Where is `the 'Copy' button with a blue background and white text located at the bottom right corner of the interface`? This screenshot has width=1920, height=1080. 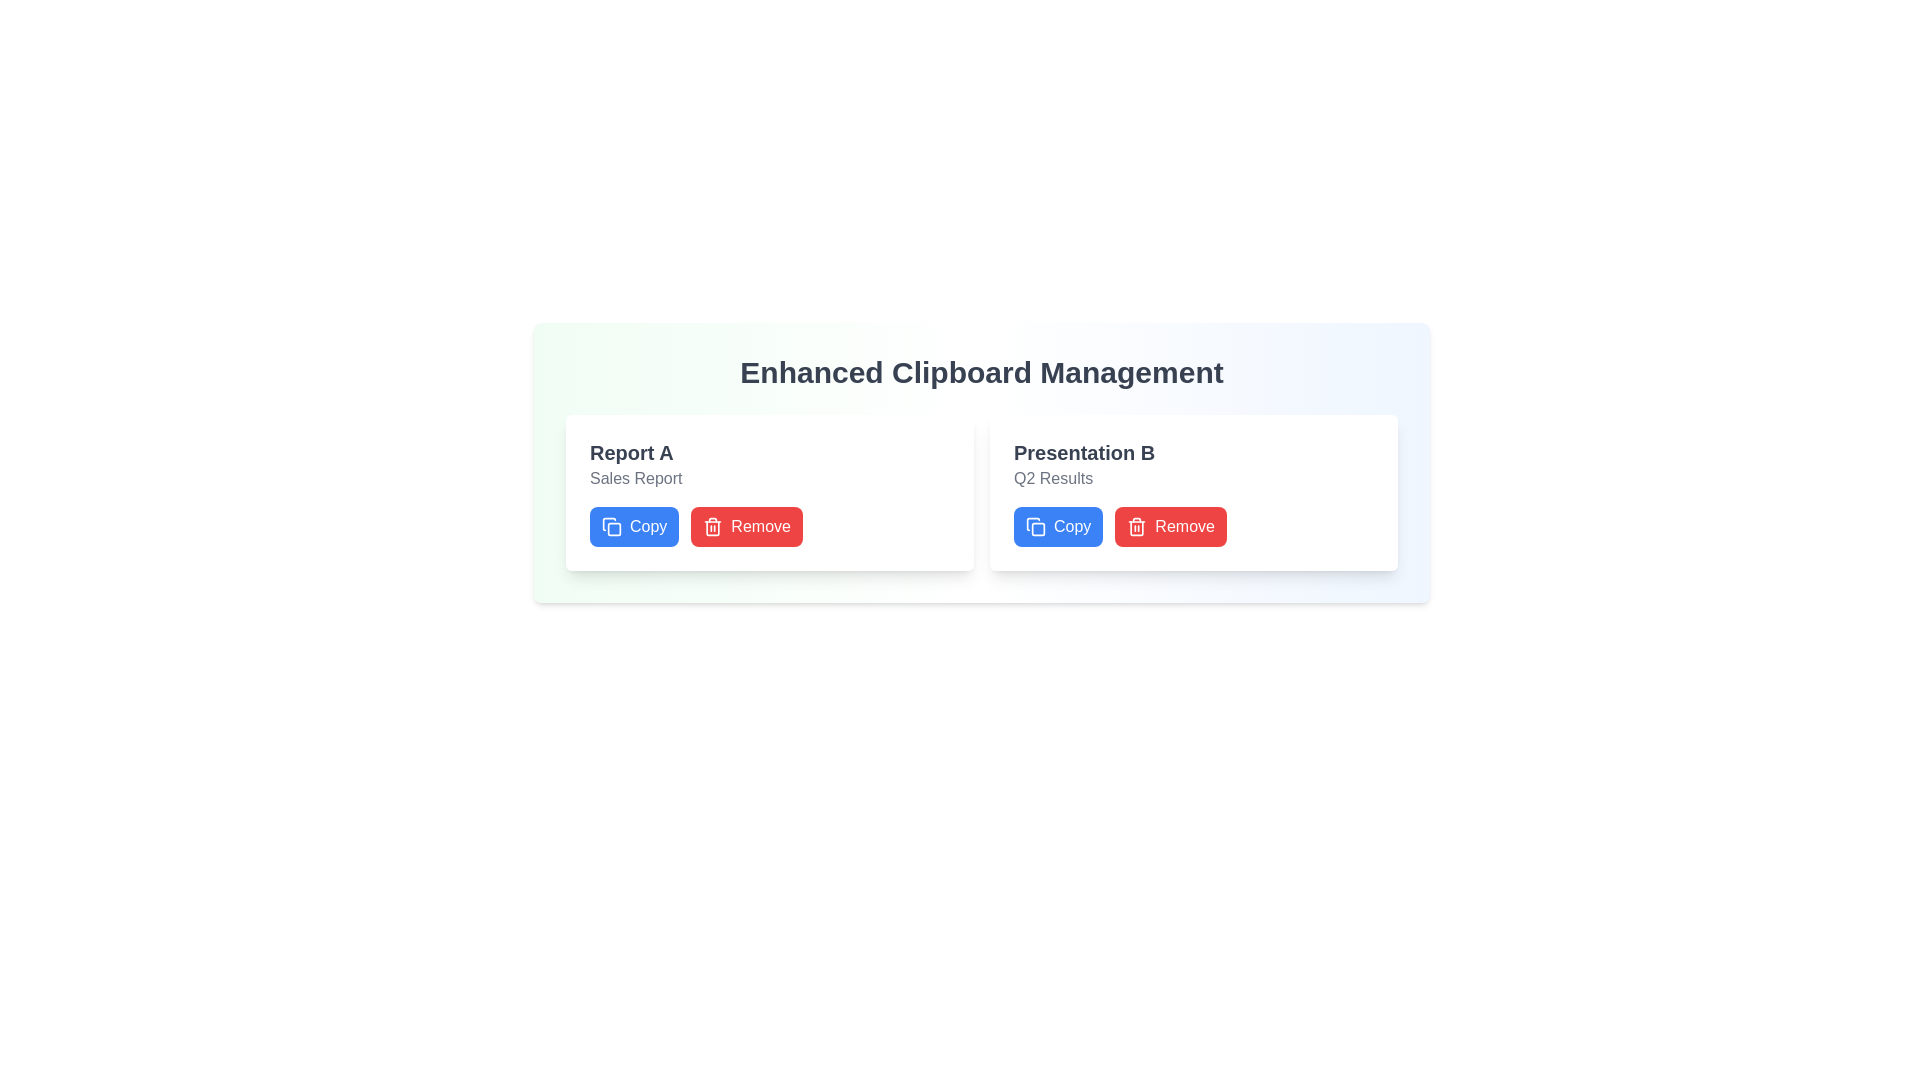
the 'Copy' button with a blue background and white text located at the bottom right corner of the interface is located at coordinates (1057, 526).